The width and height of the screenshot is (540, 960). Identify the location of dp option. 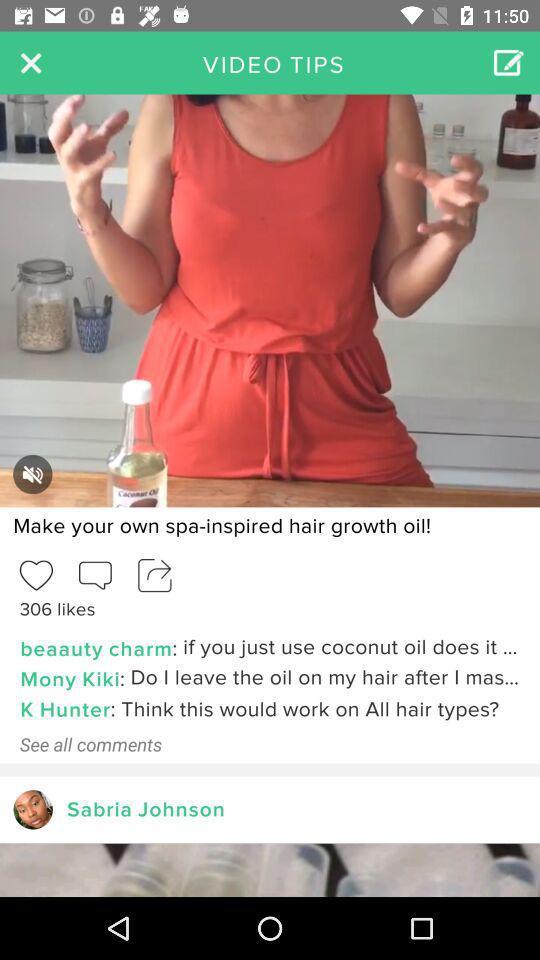
(32, 809).